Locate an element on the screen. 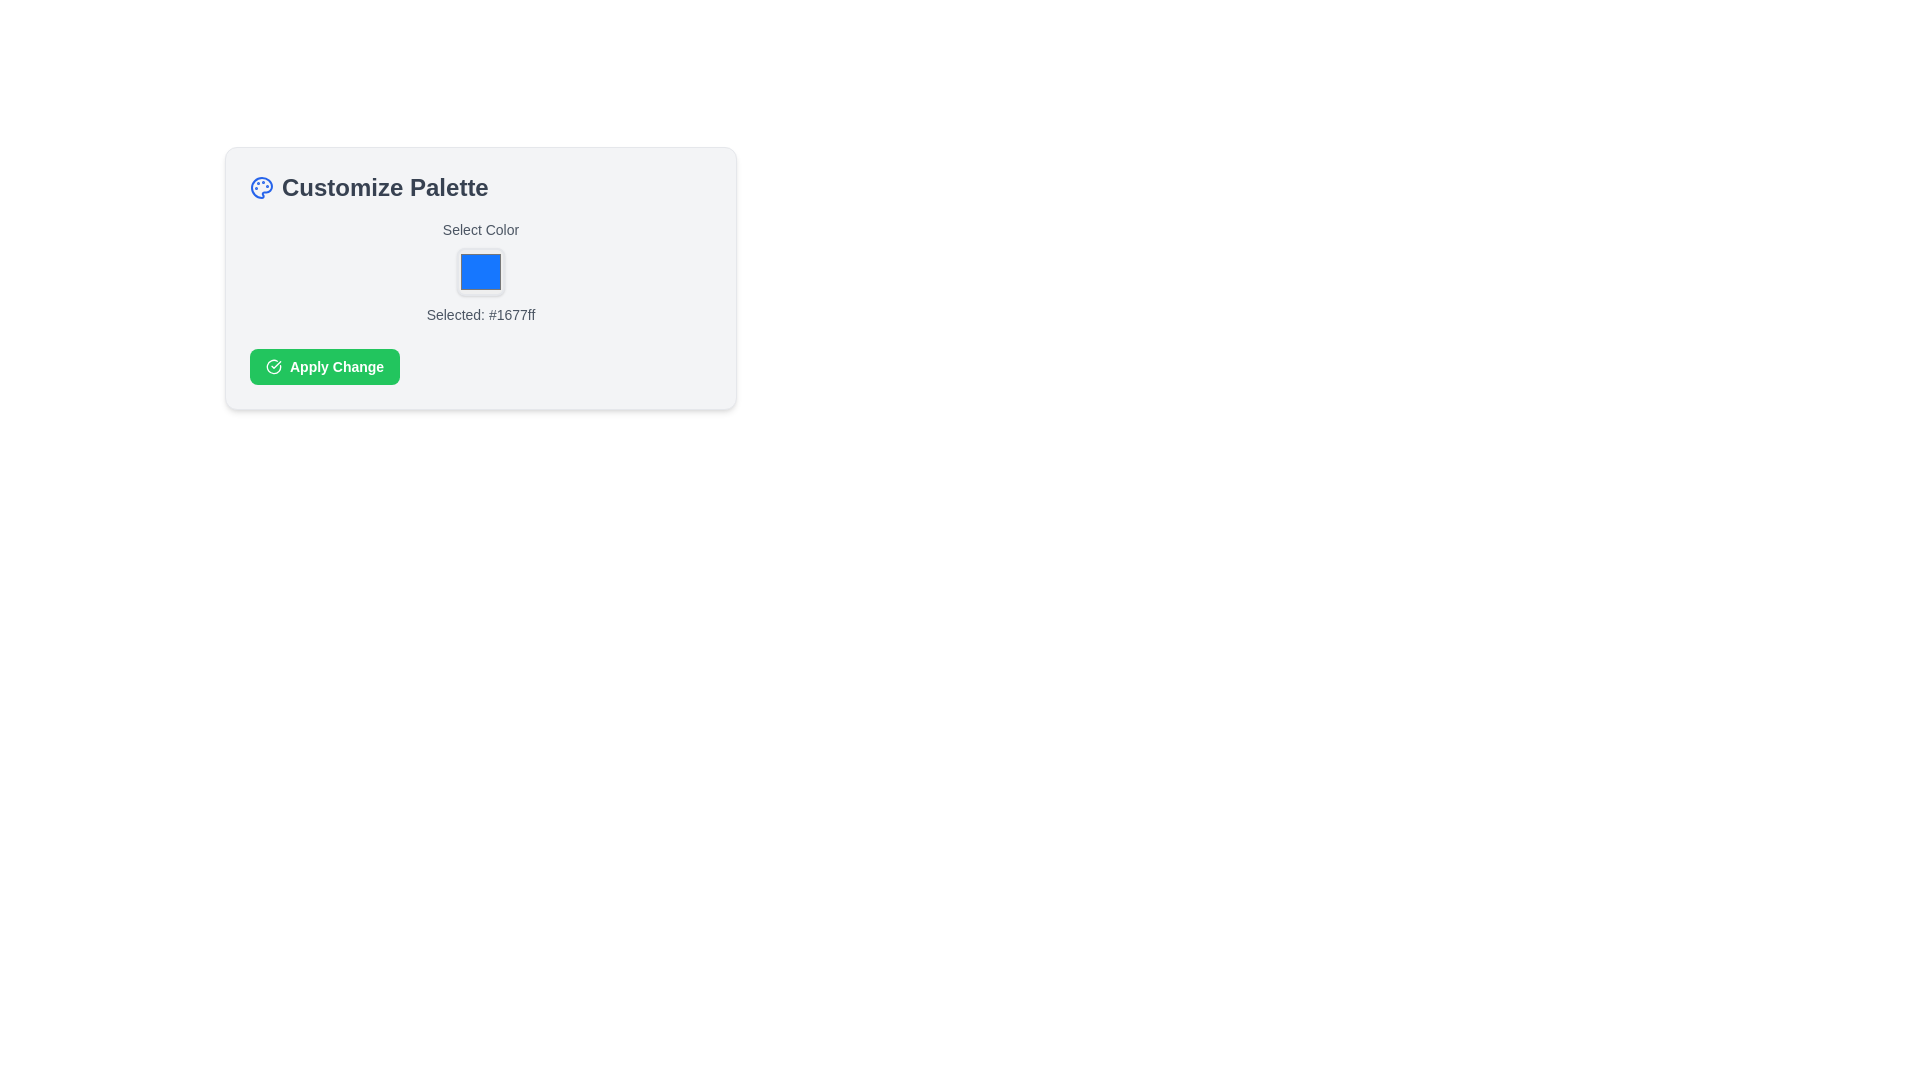  the green circular icon with a white checkmark inside it, which is located within the 'Apply Change' button at the bottom-left corner of the card interface is located at coordinates (272, 366).